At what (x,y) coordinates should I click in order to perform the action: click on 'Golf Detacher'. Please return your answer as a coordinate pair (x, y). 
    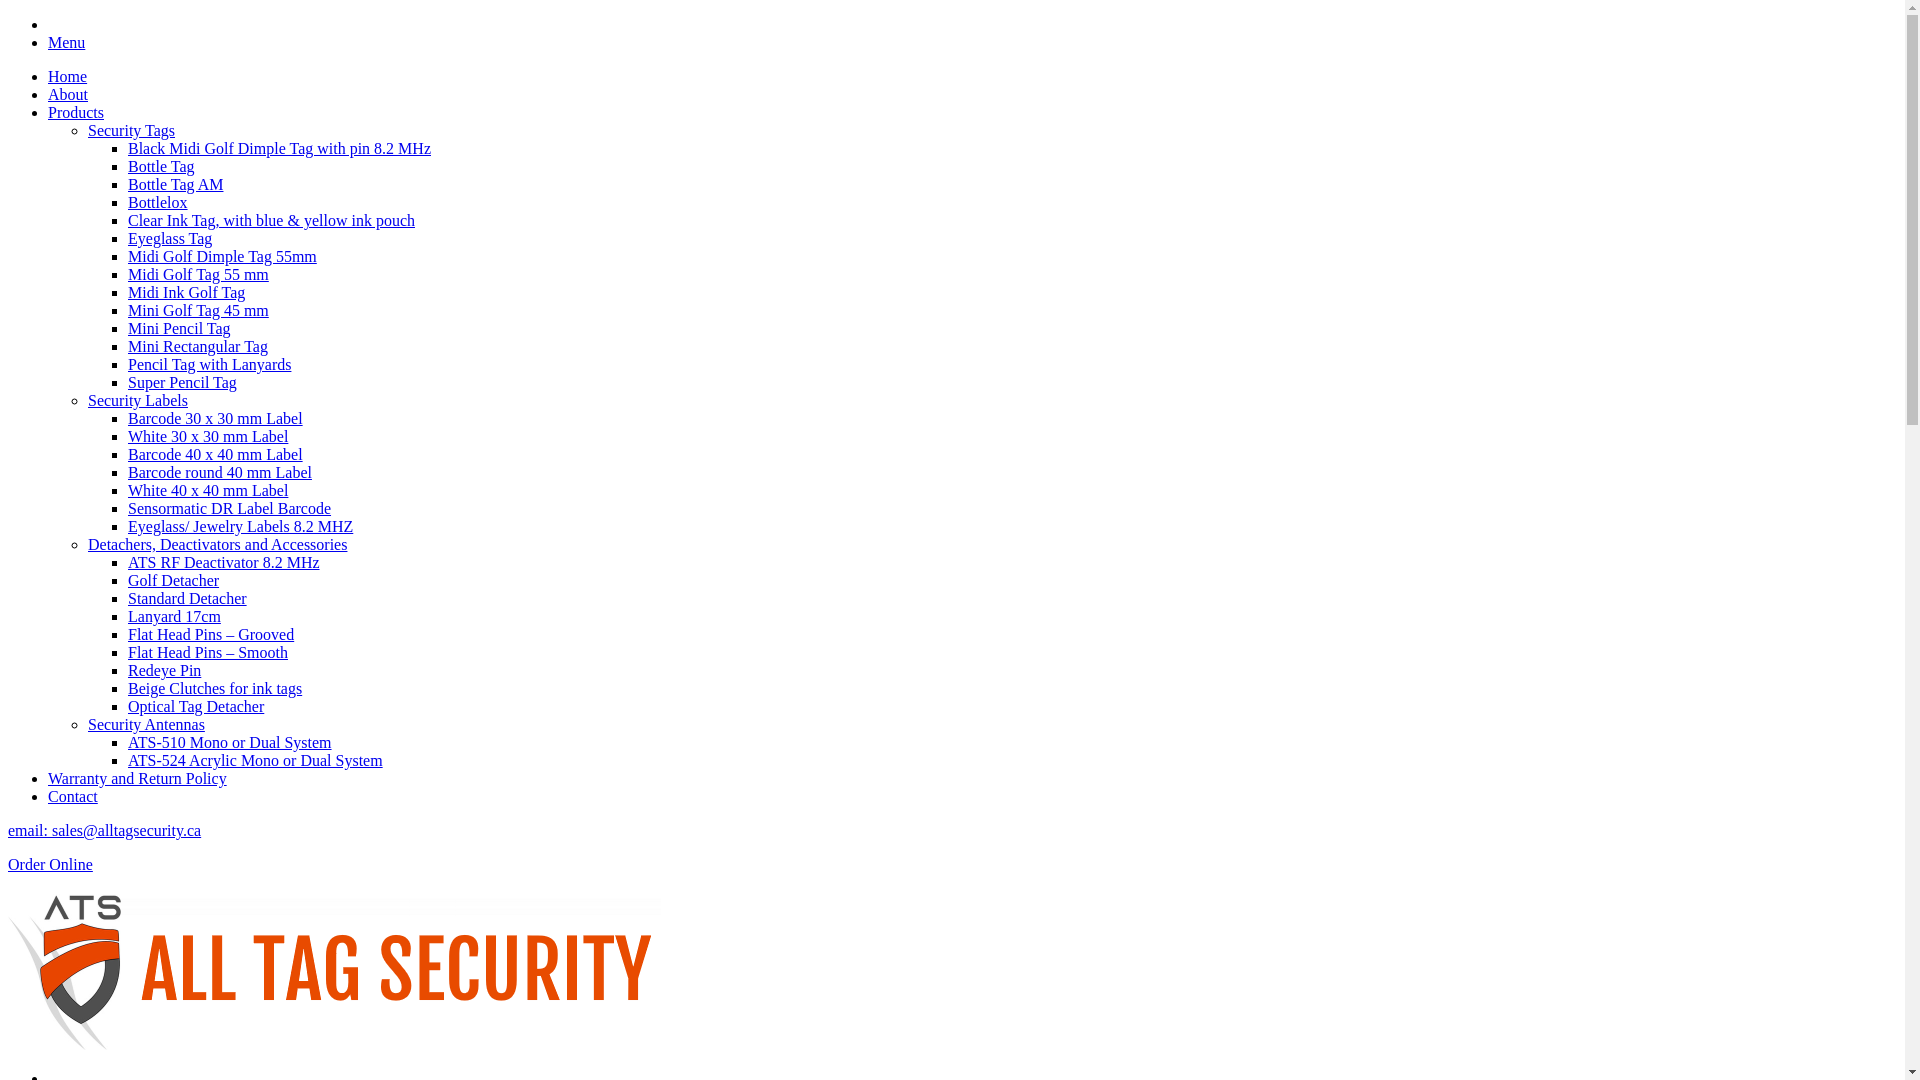
    Looking at the image, I should click on (173, 580).